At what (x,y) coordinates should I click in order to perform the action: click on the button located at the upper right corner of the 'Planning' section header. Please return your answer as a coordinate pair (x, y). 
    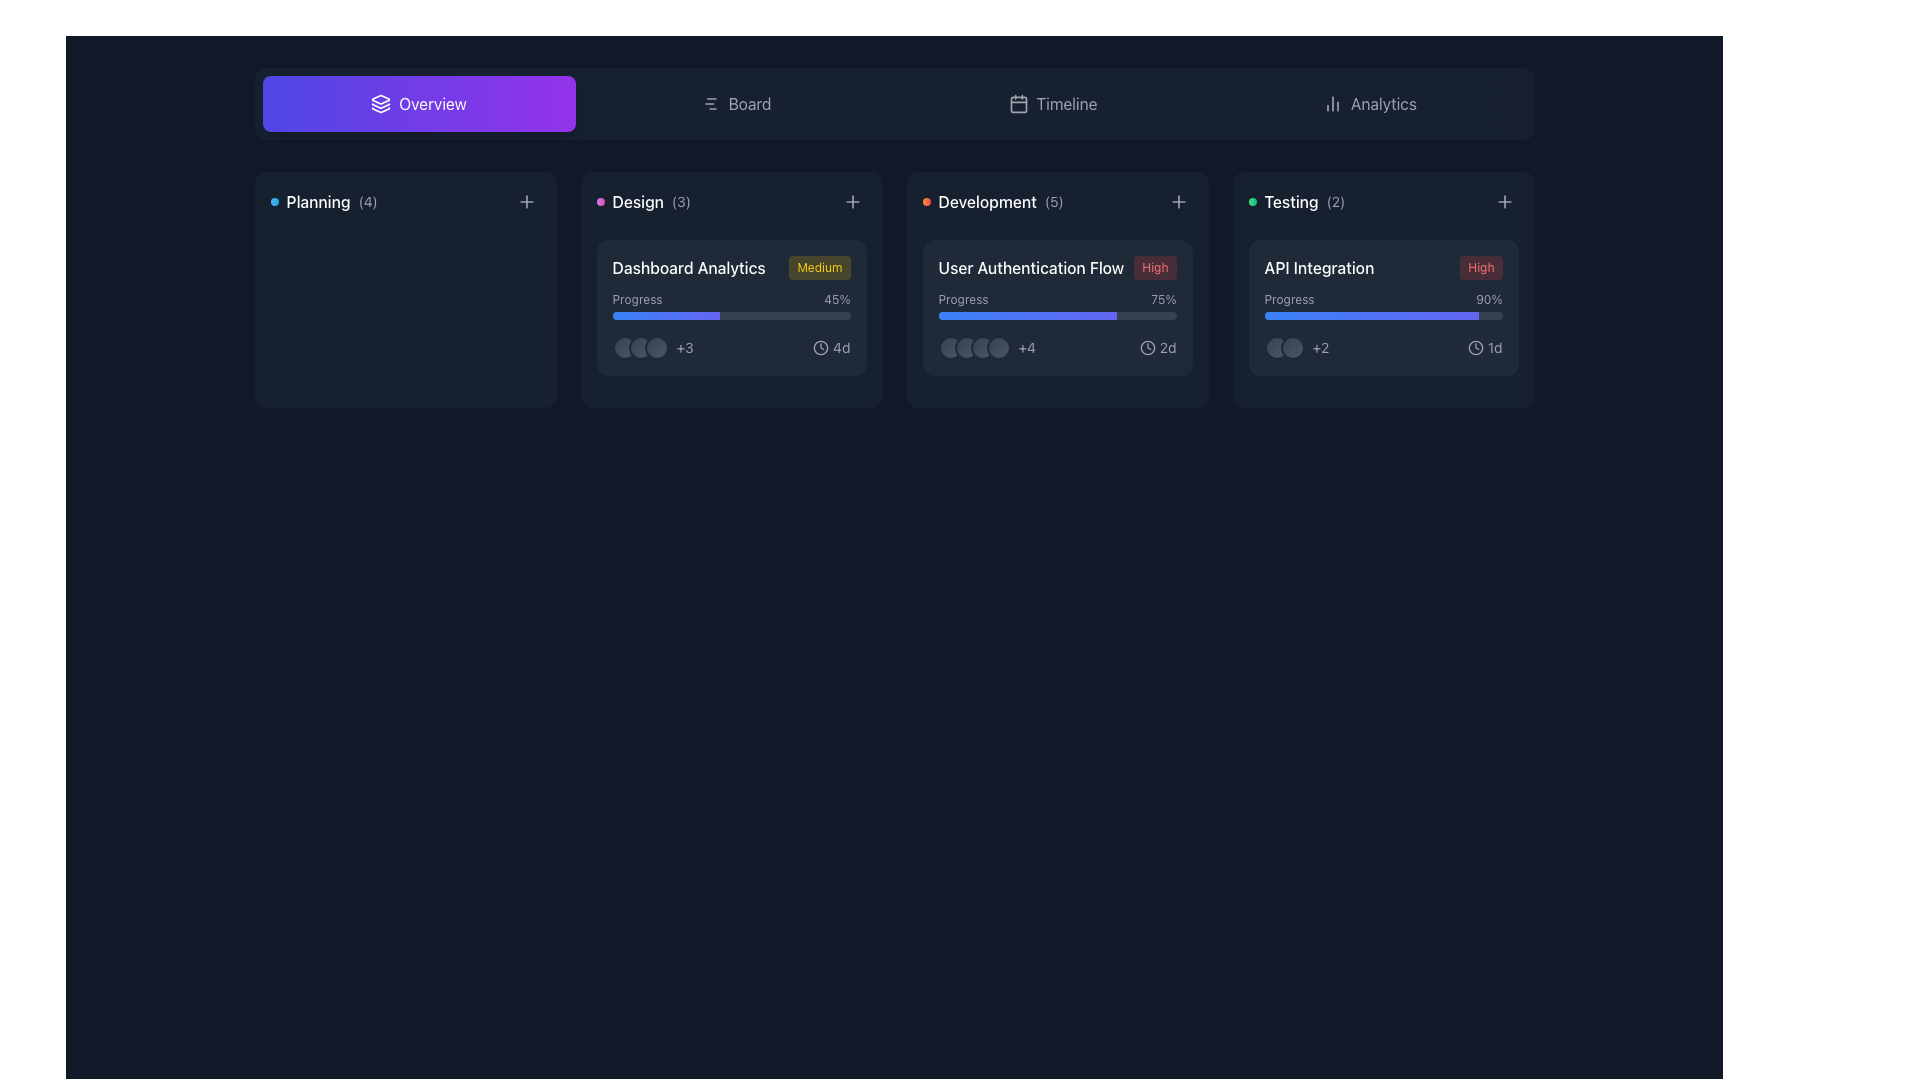
    Looking at the image, I should click on (526, 201).